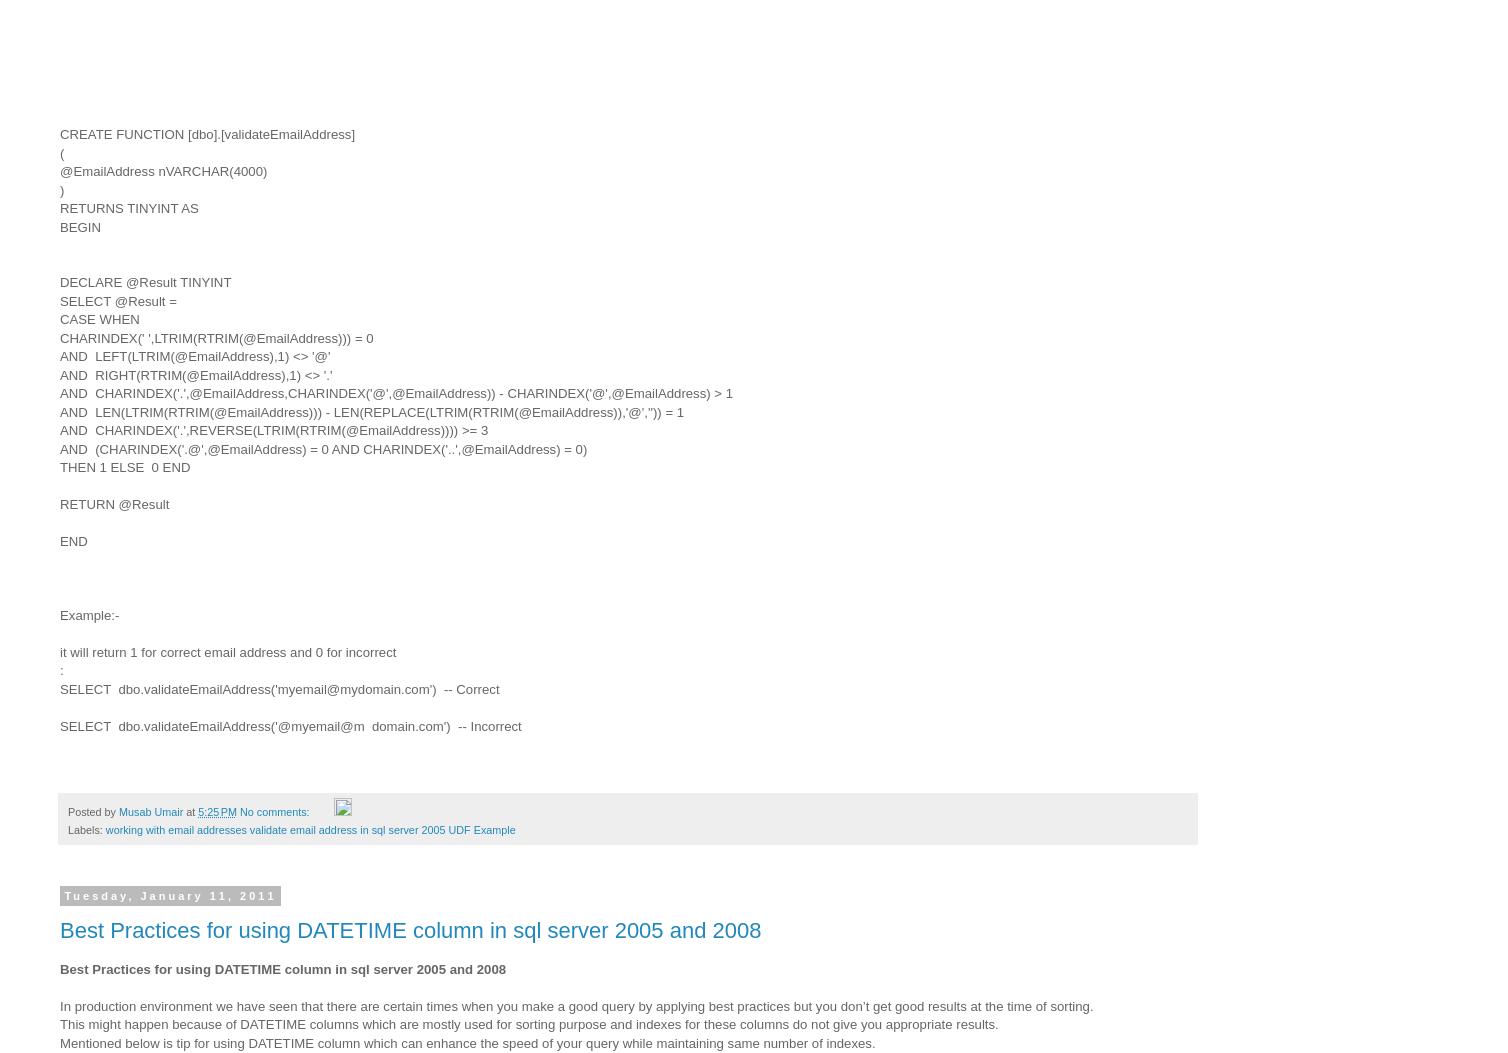 The width and height of the screenshot is (1508, 1053). What do you see at coordinates (215, 336) in the screenshot?
I see `'CHARINDEX(' ',LTRIM(RTRIM(@EmailAddress))) = 0'` at bounding box center [215, 336].